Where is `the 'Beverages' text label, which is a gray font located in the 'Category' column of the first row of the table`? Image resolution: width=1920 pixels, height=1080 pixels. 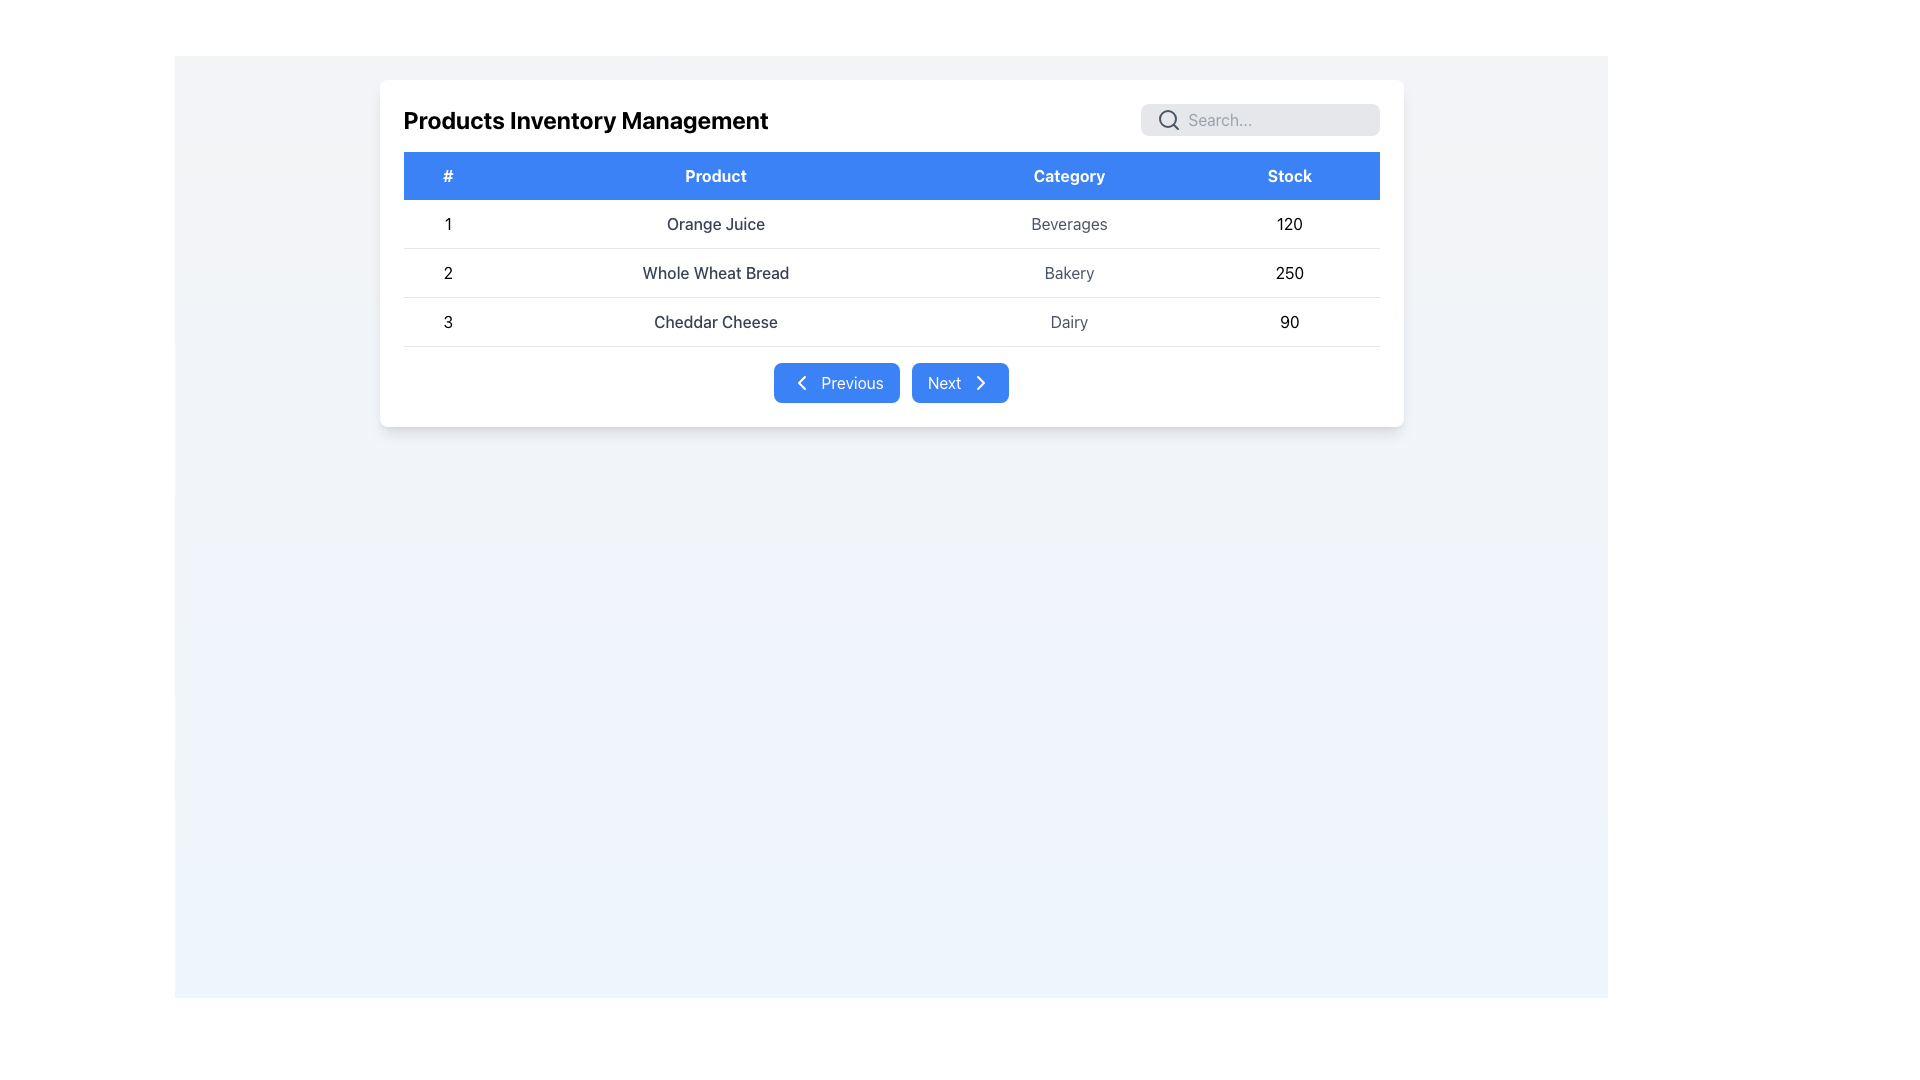 the 'Beverages' text label, which is a gray font located in the 'Category' column of the first row of the table is located at coordinates (1068, 224).